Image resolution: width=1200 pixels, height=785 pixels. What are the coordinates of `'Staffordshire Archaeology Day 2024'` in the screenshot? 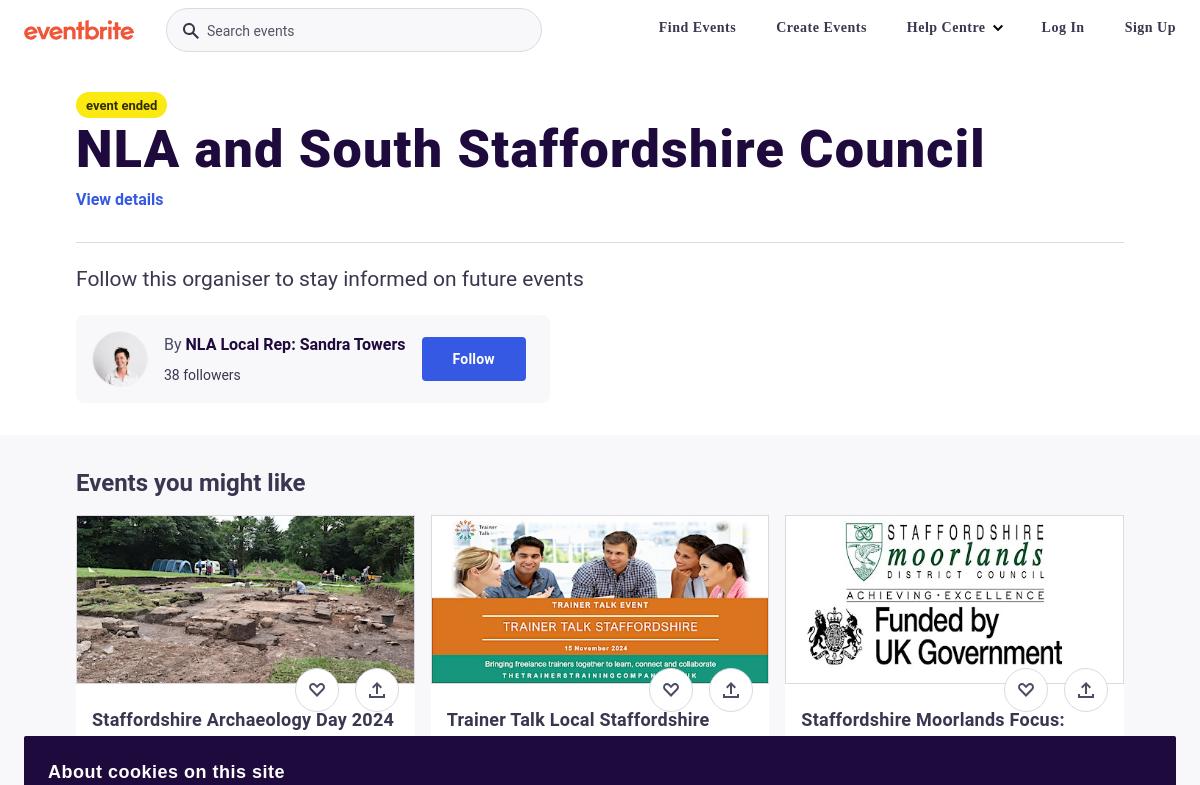 It's located at (242, 719).